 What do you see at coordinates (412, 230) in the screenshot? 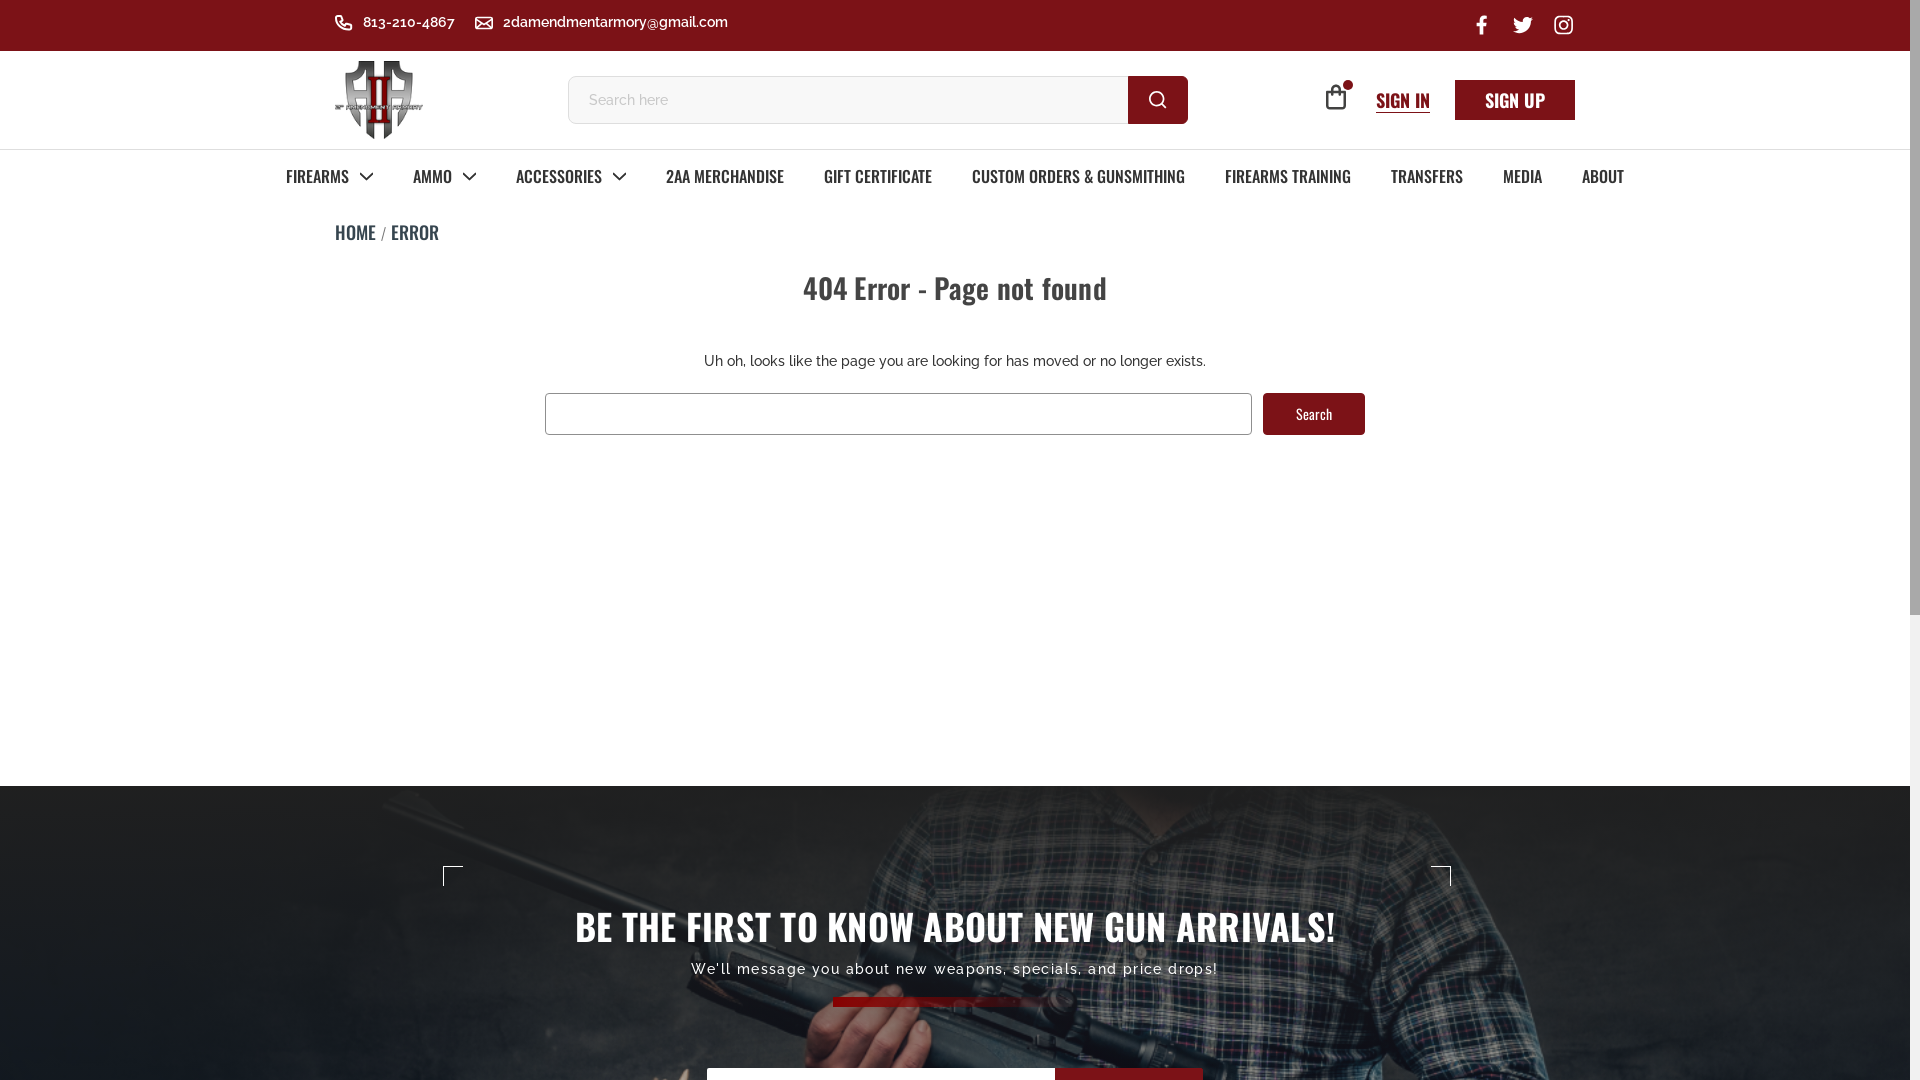
I see `'ERROR'` at bounding box center [412, 230].